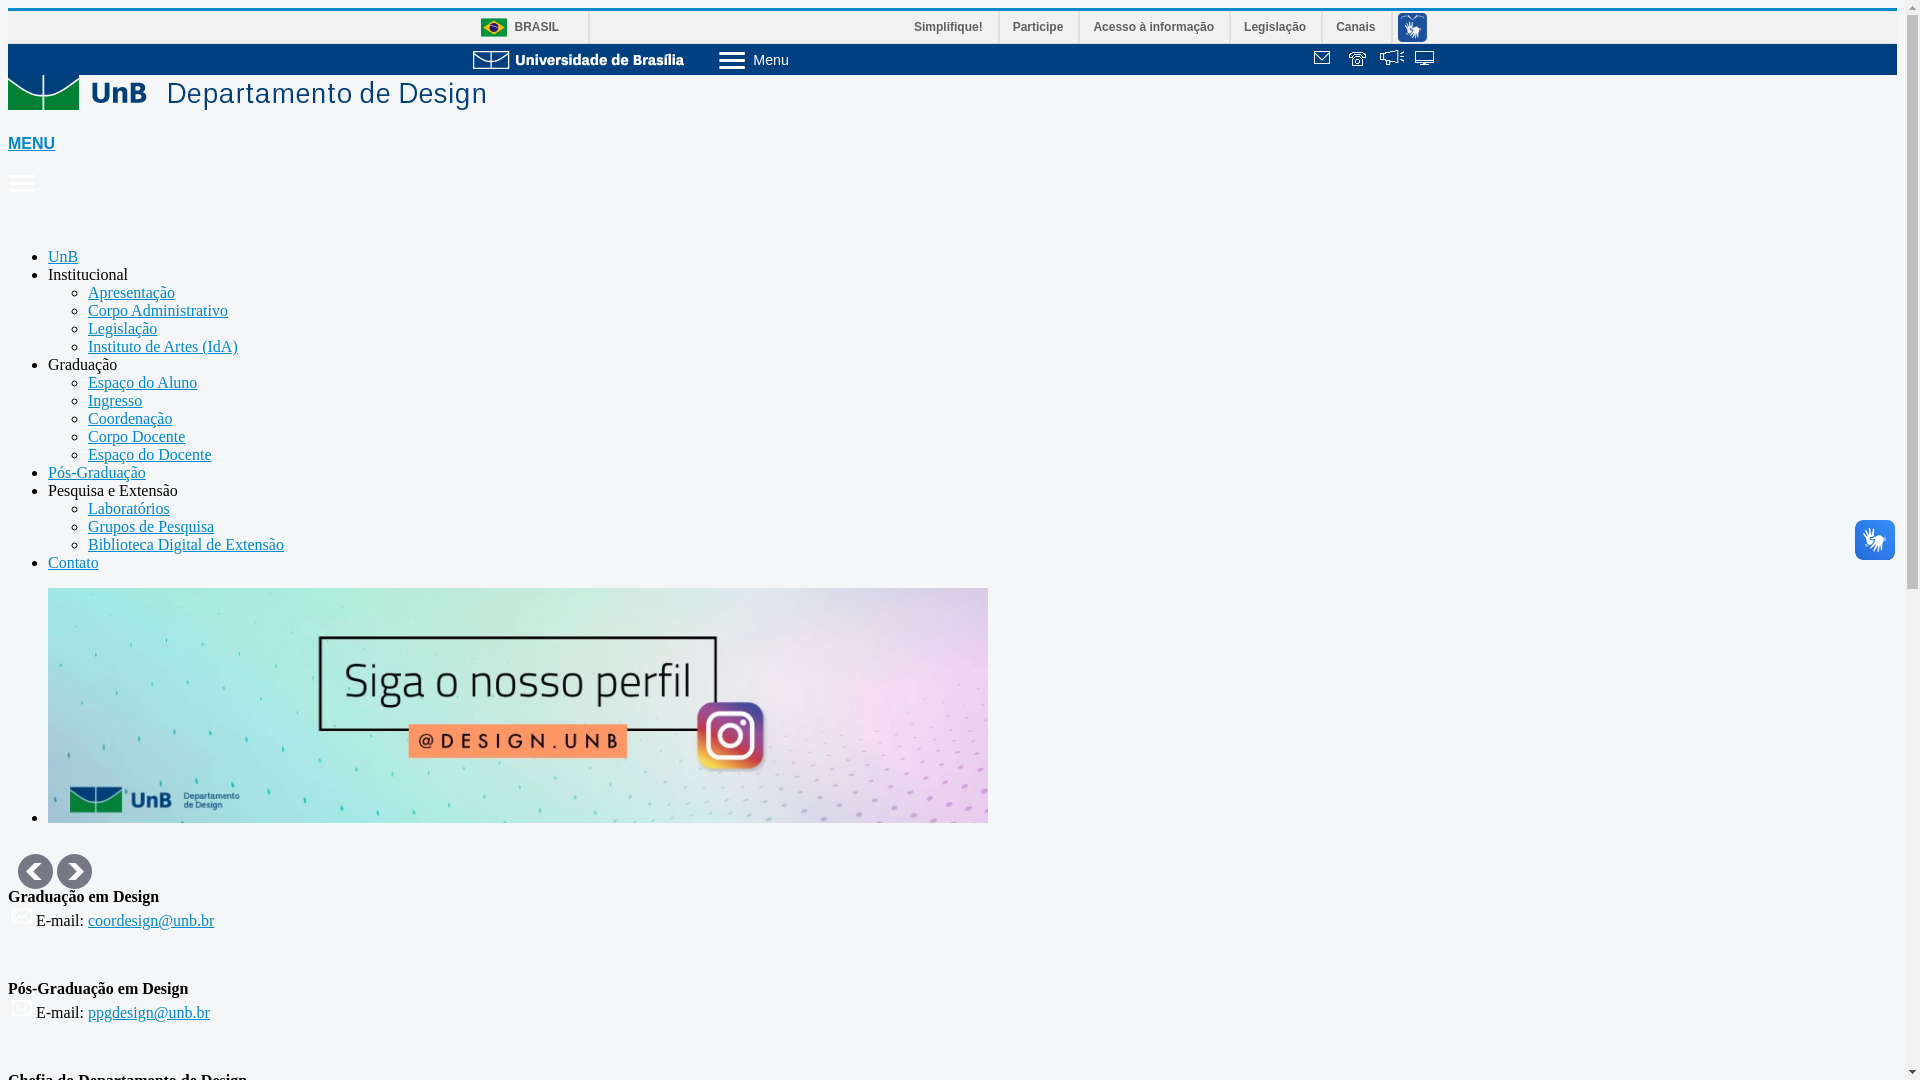 This screenshot has width=1920, height=1080. What do you see at coordinates (86, 345) in the screenshot?
I see `'Instituto de Artes (IdA)'` at bounding box center [86, 345].